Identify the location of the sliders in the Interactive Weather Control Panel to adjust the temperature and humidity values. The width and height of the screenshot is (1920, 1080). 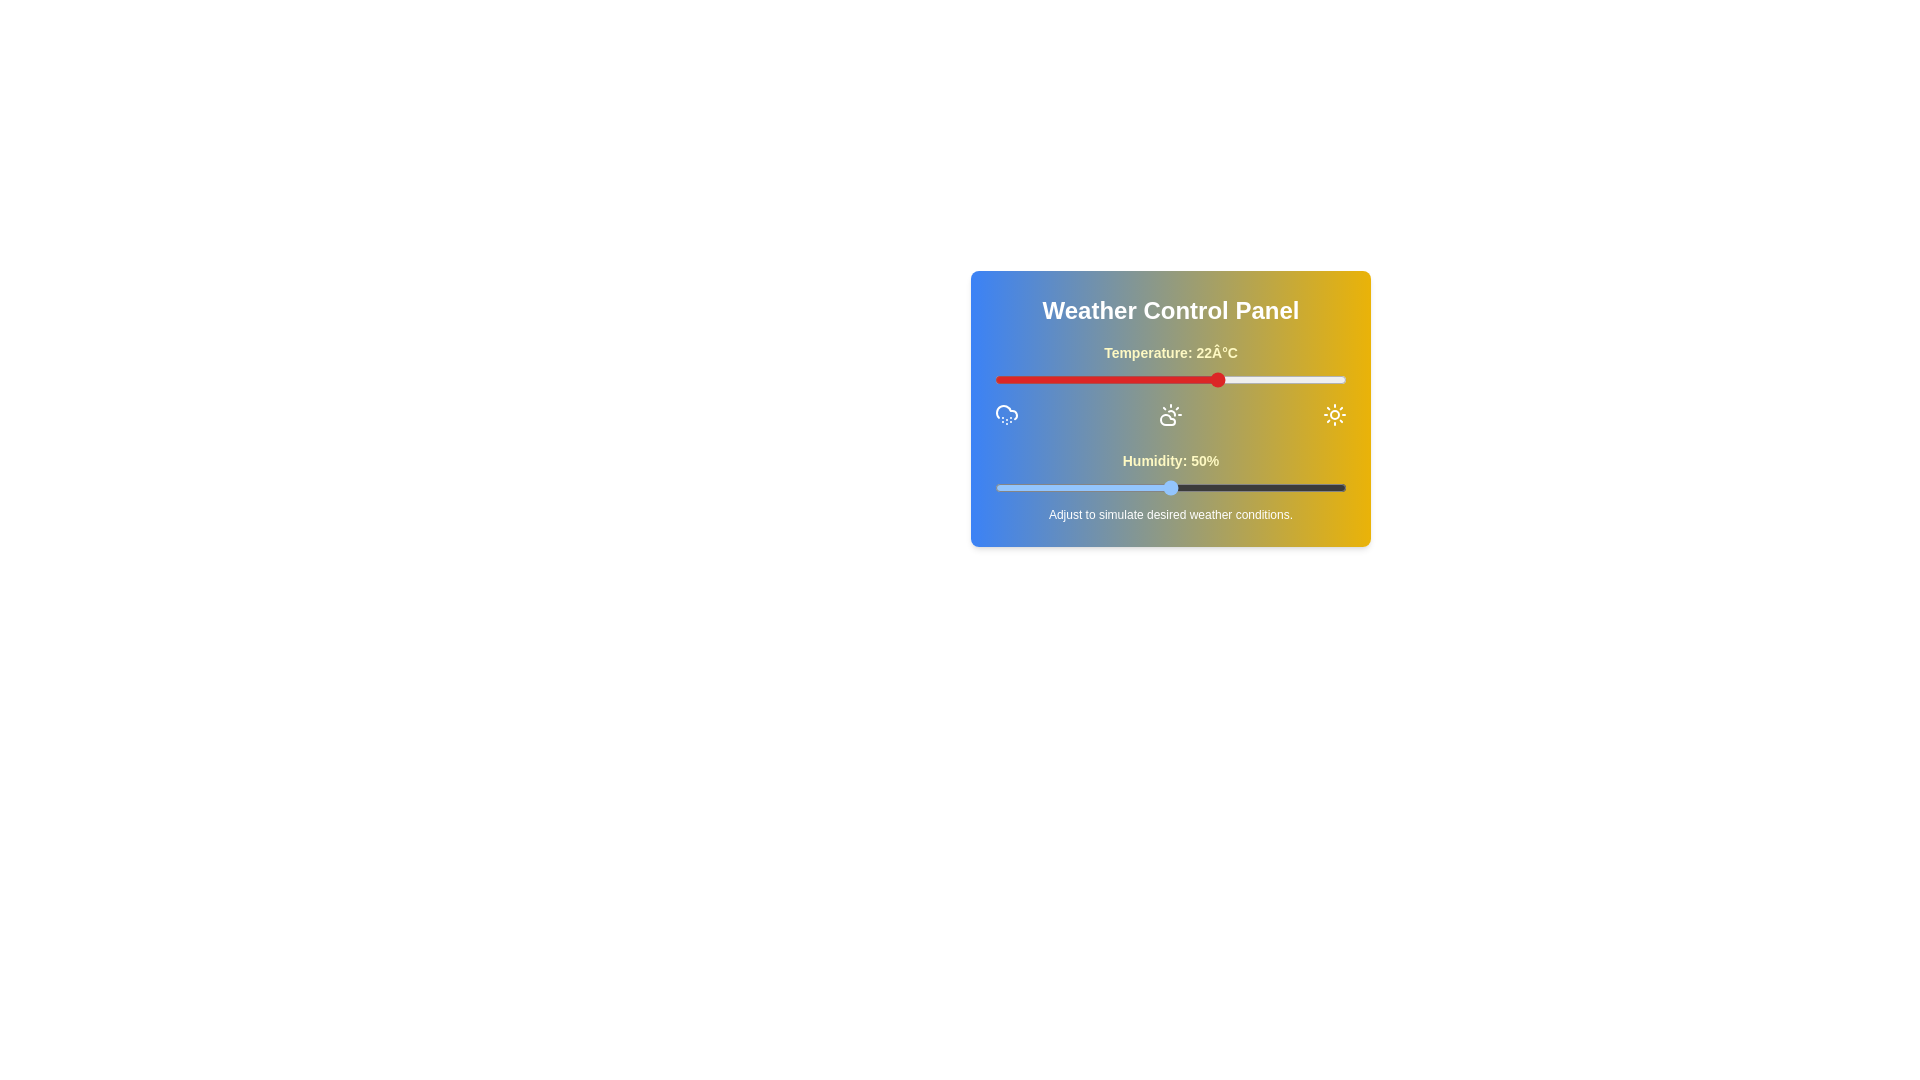
(1171, 407).